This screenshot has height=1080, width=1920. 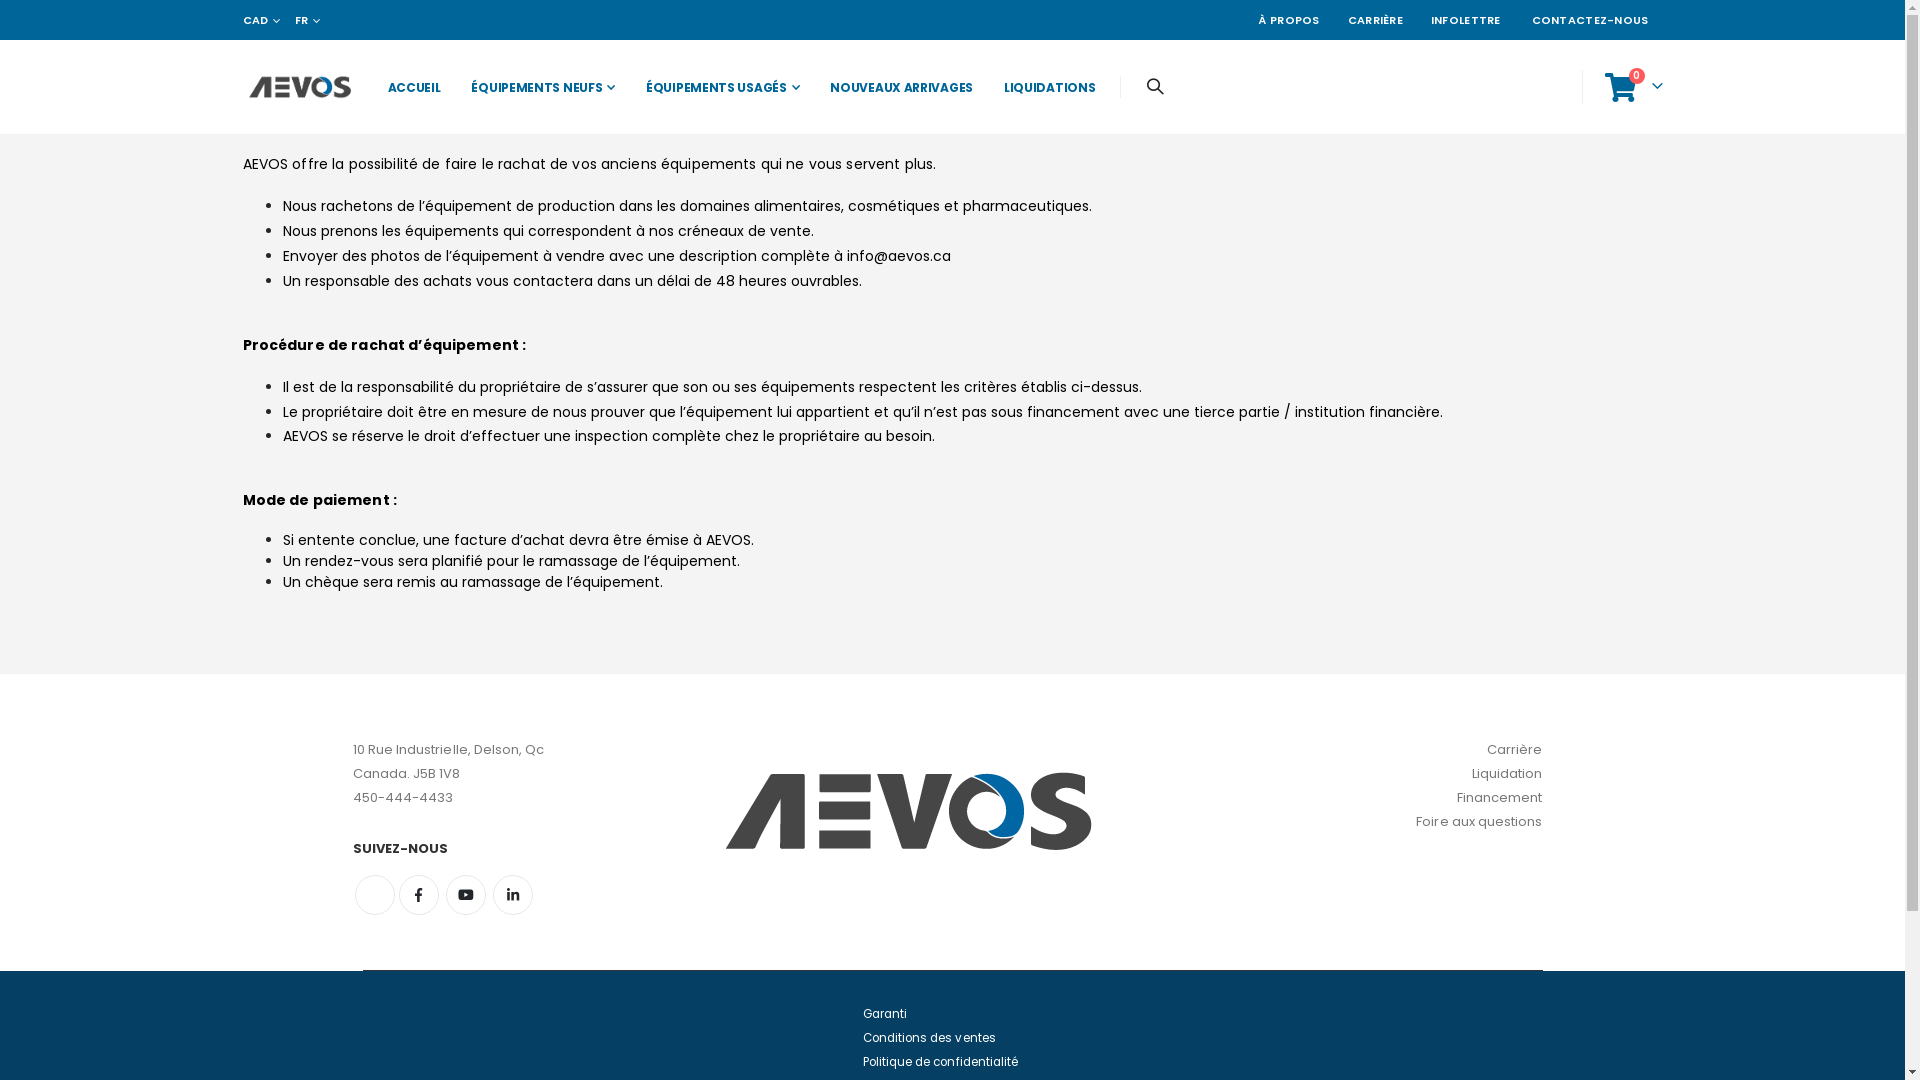 What do you see at coordinates (1632, 86) in the screenshot?
I see `'Cart` at bounding box center [1632, 86].